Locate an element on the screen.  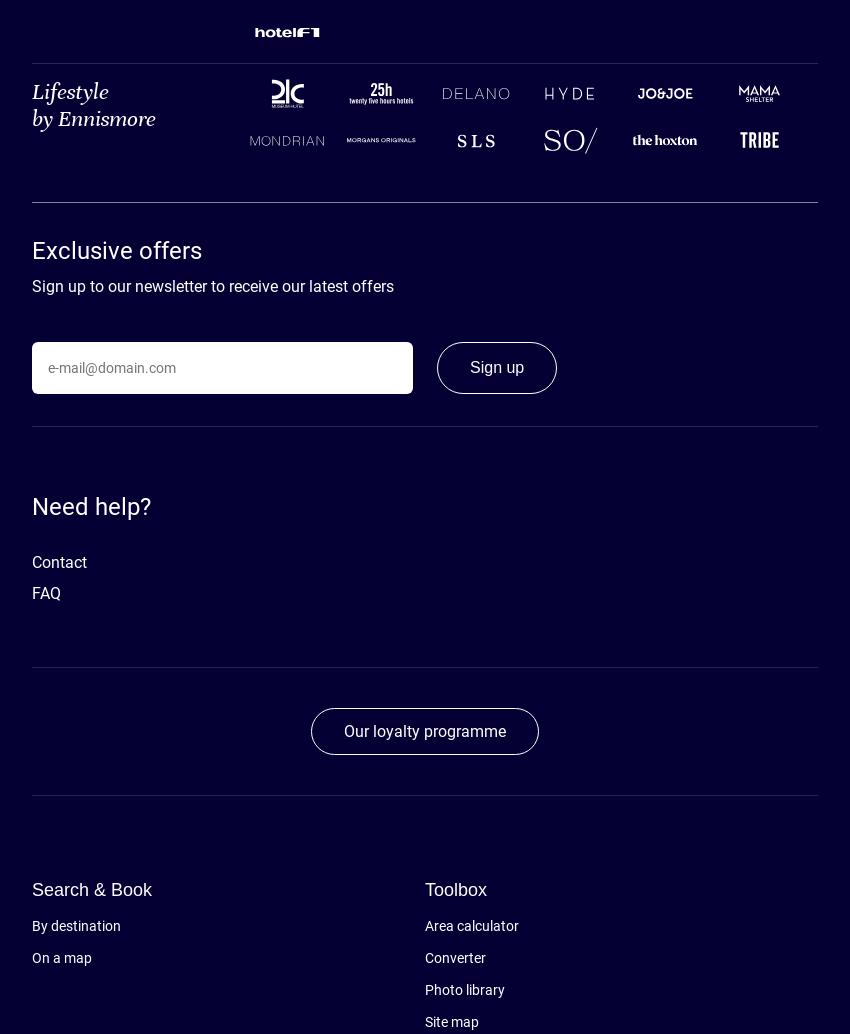
'Need help?' is located at coordinates (90, 505).